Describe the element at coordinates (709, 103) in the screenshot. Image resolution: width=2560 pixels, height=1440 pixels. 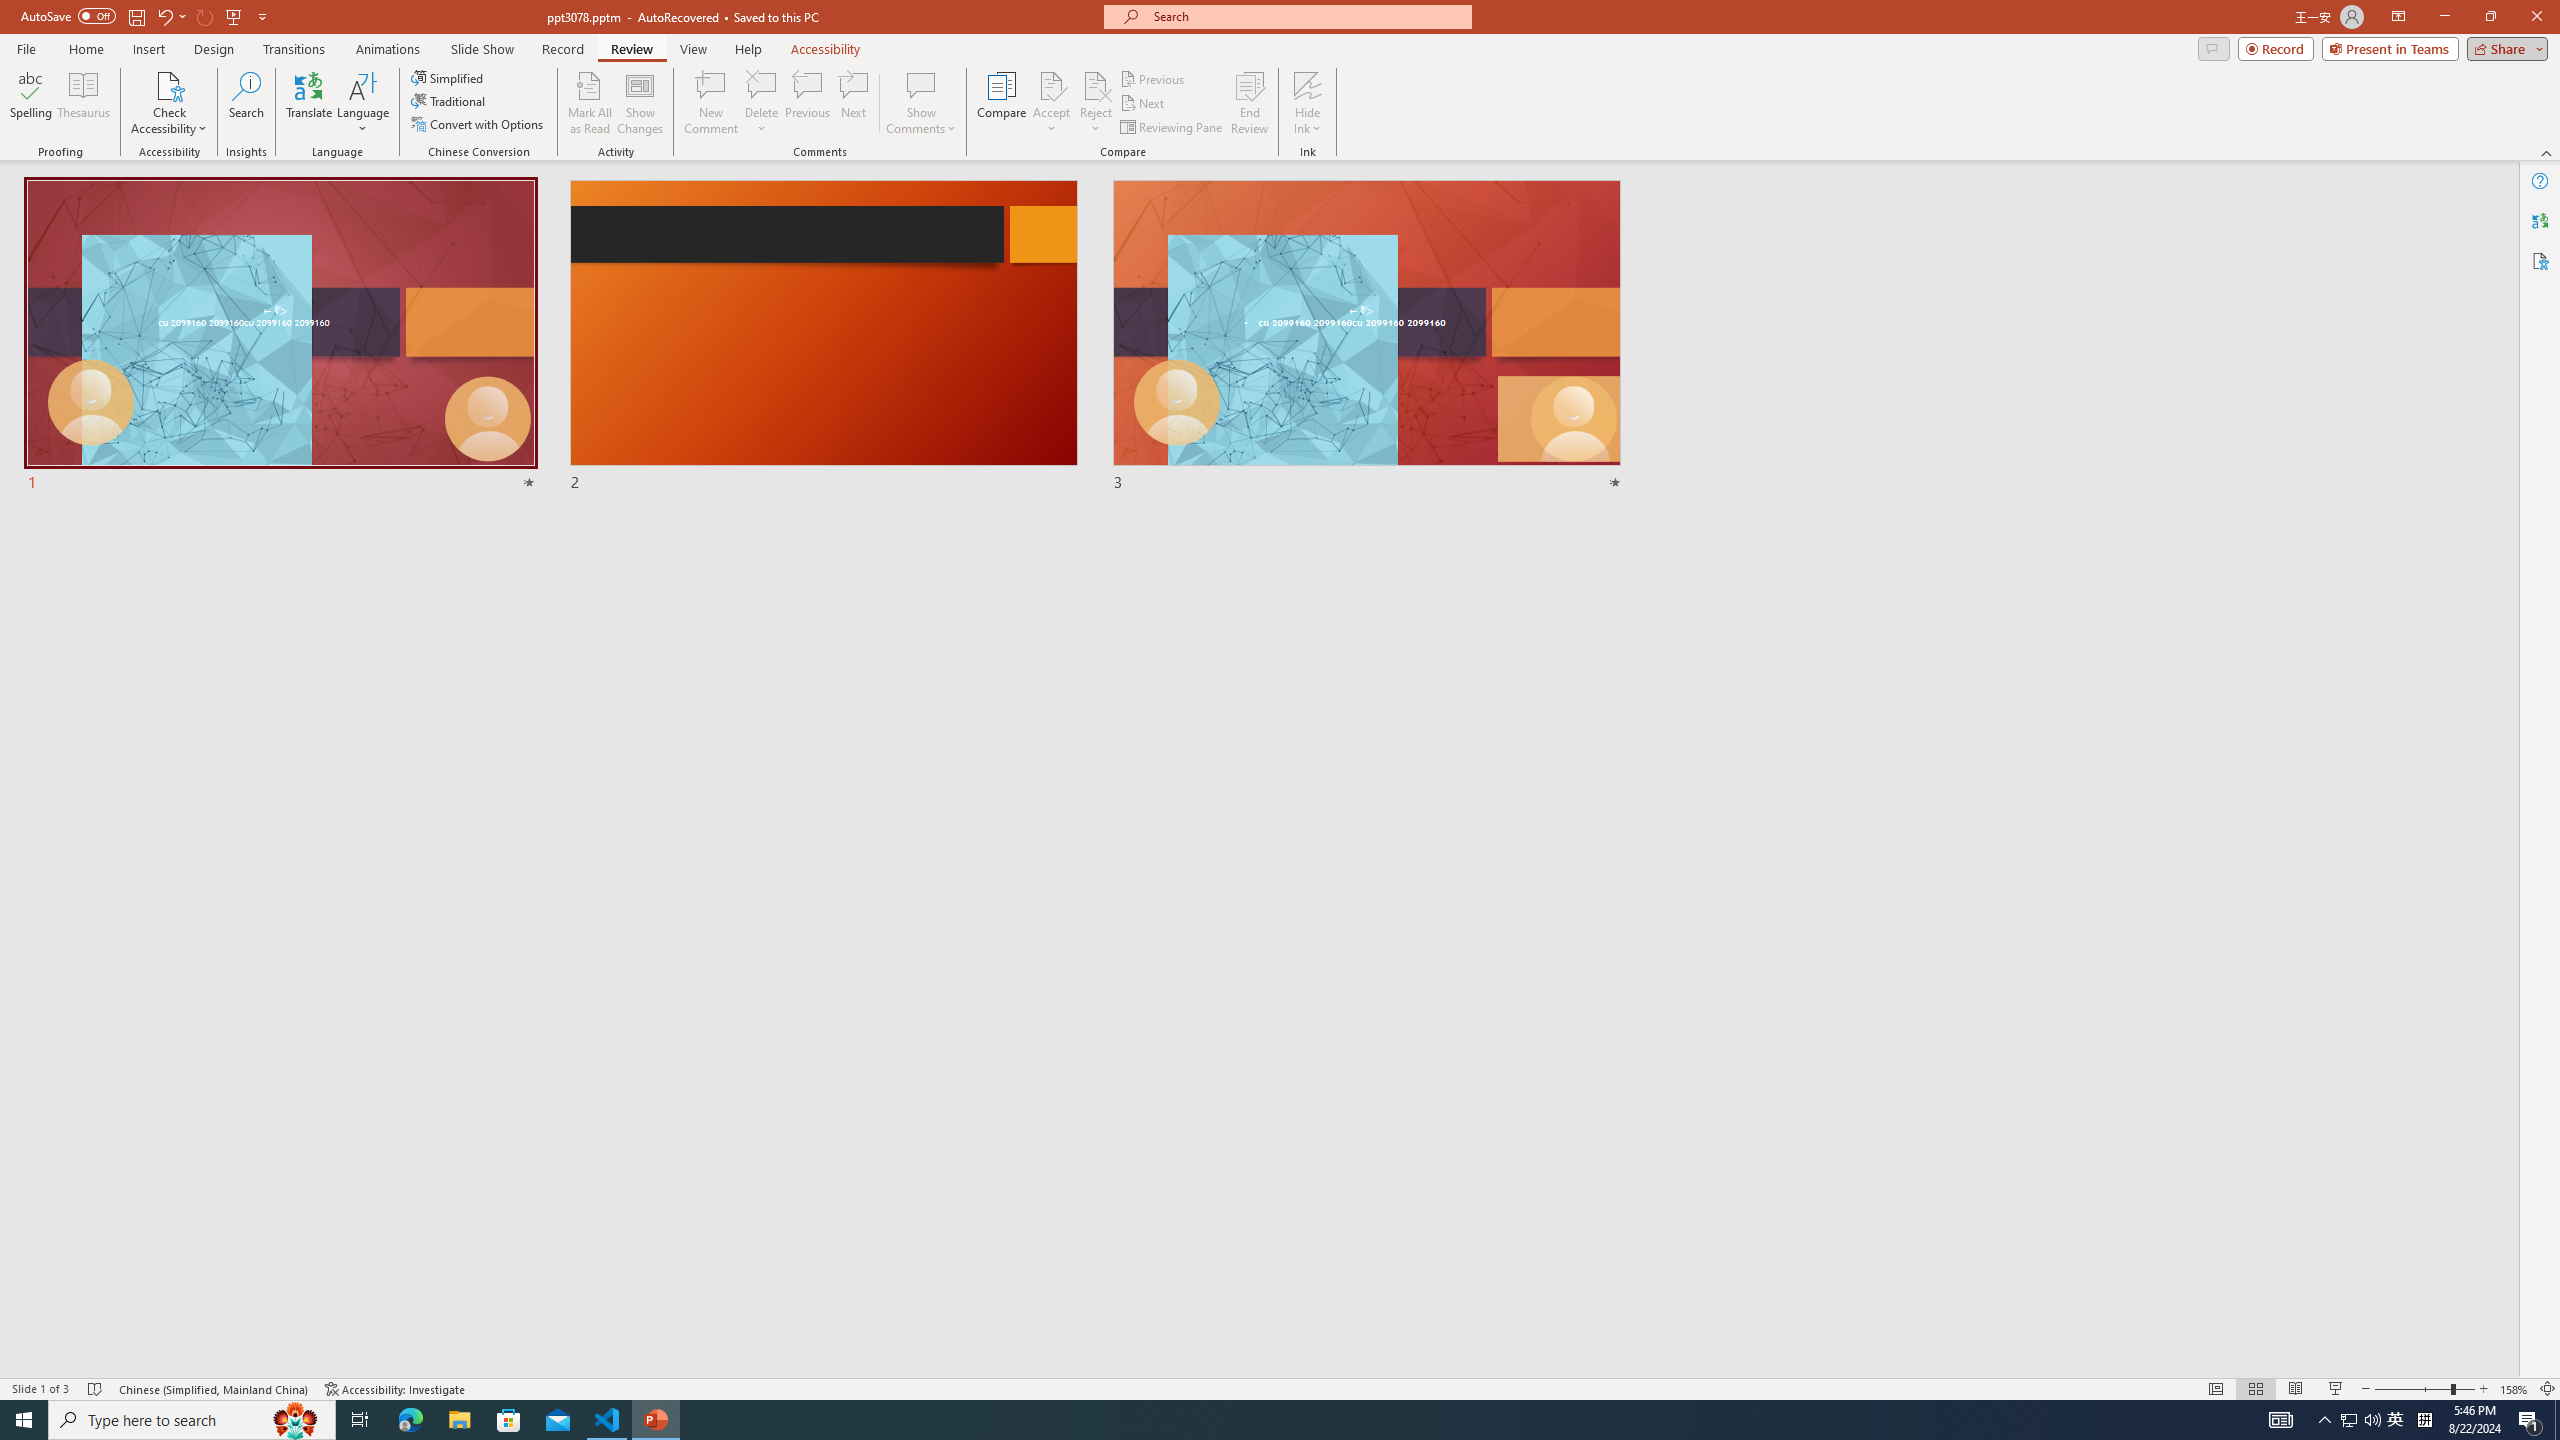
I see `'New Comment'` at that location.